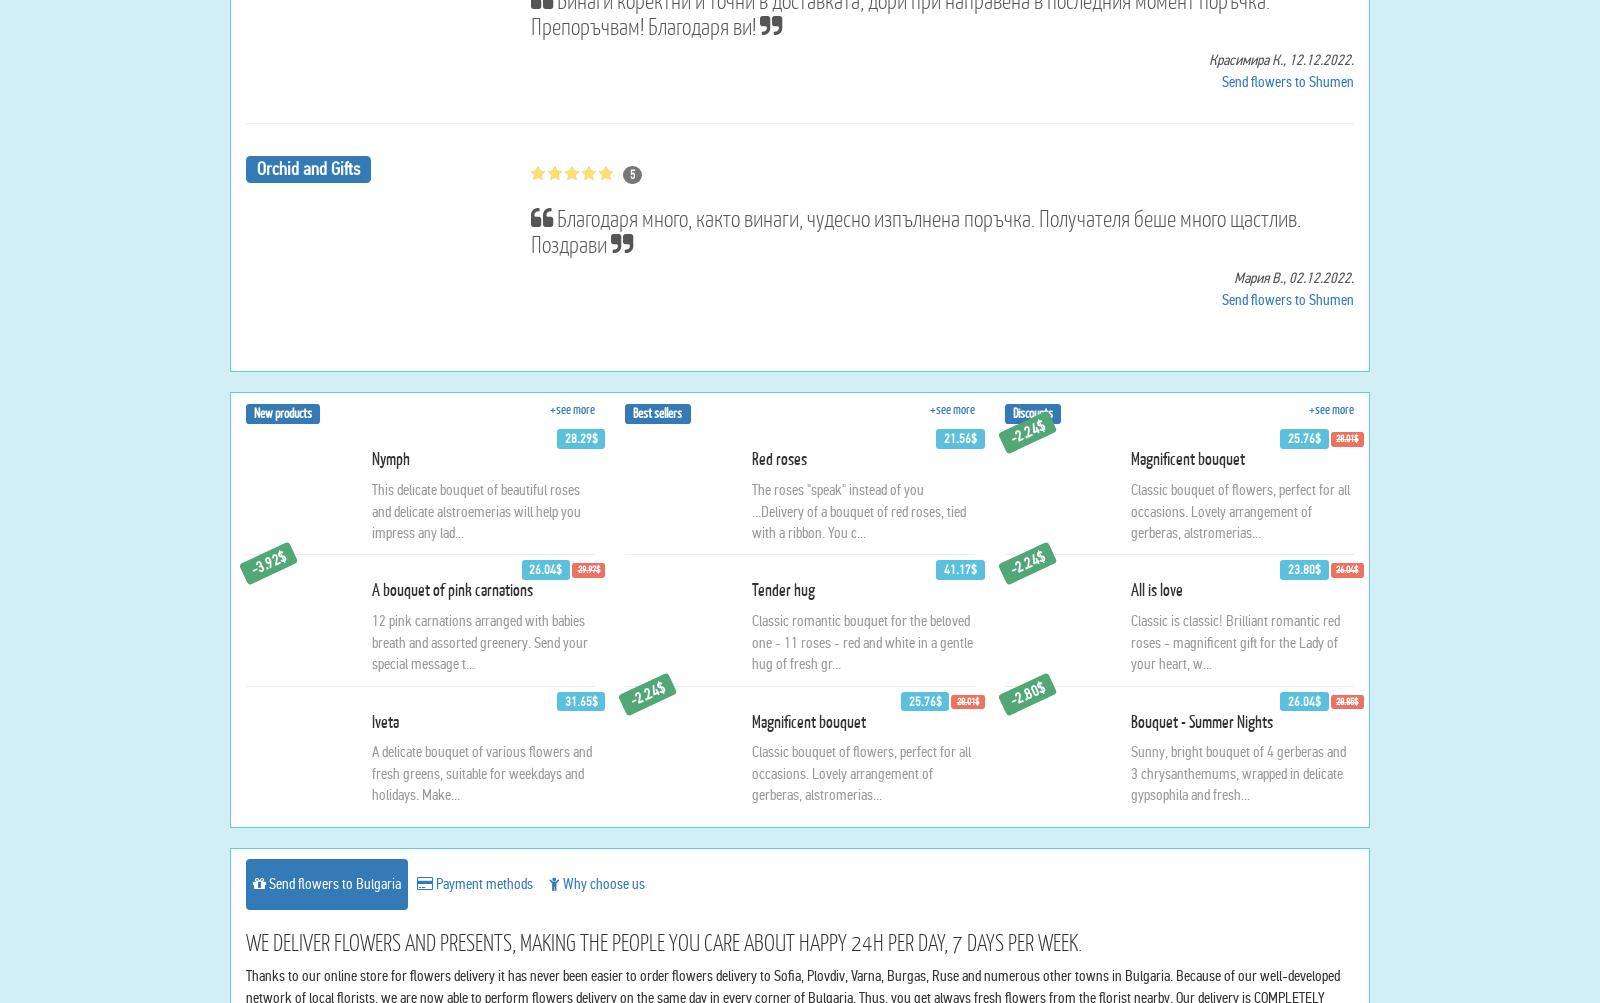 The height and width of the screenshot is (1003, 1600). What do you see at coordinates (1026, 885) in the screenshot?
I see `'-2.80$'` at bounding box center [1026, 885].